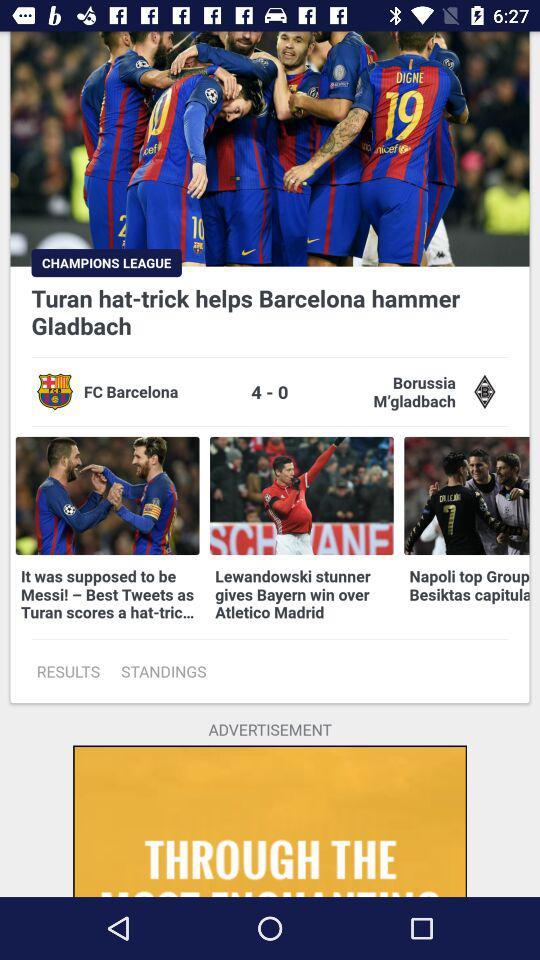  What do you see at coordinates (270, 821) in the screenshot?
I see `advertisement` at bounding box center [270, 821].